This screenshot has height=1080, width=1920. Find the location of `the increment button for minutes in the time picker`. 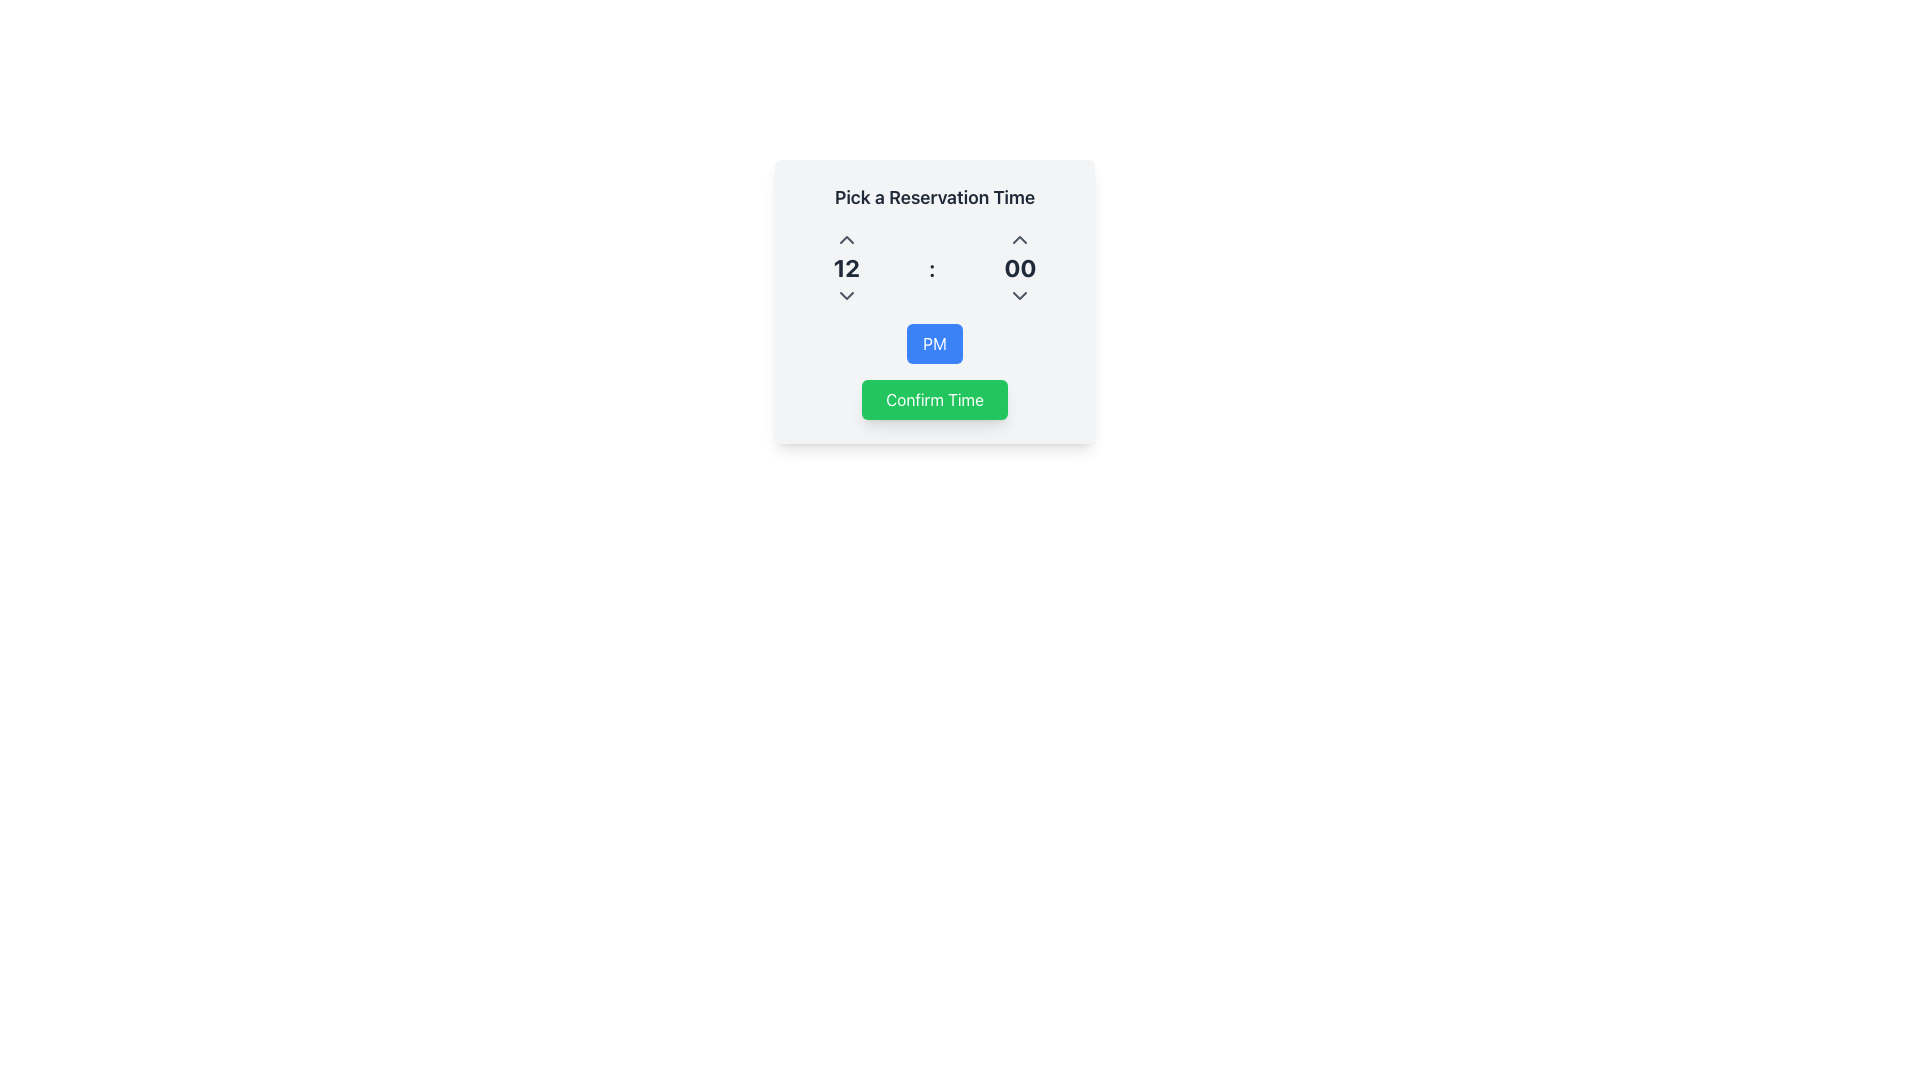

the increment button for minutes in the time picker is located at coordinates (1020, 238).